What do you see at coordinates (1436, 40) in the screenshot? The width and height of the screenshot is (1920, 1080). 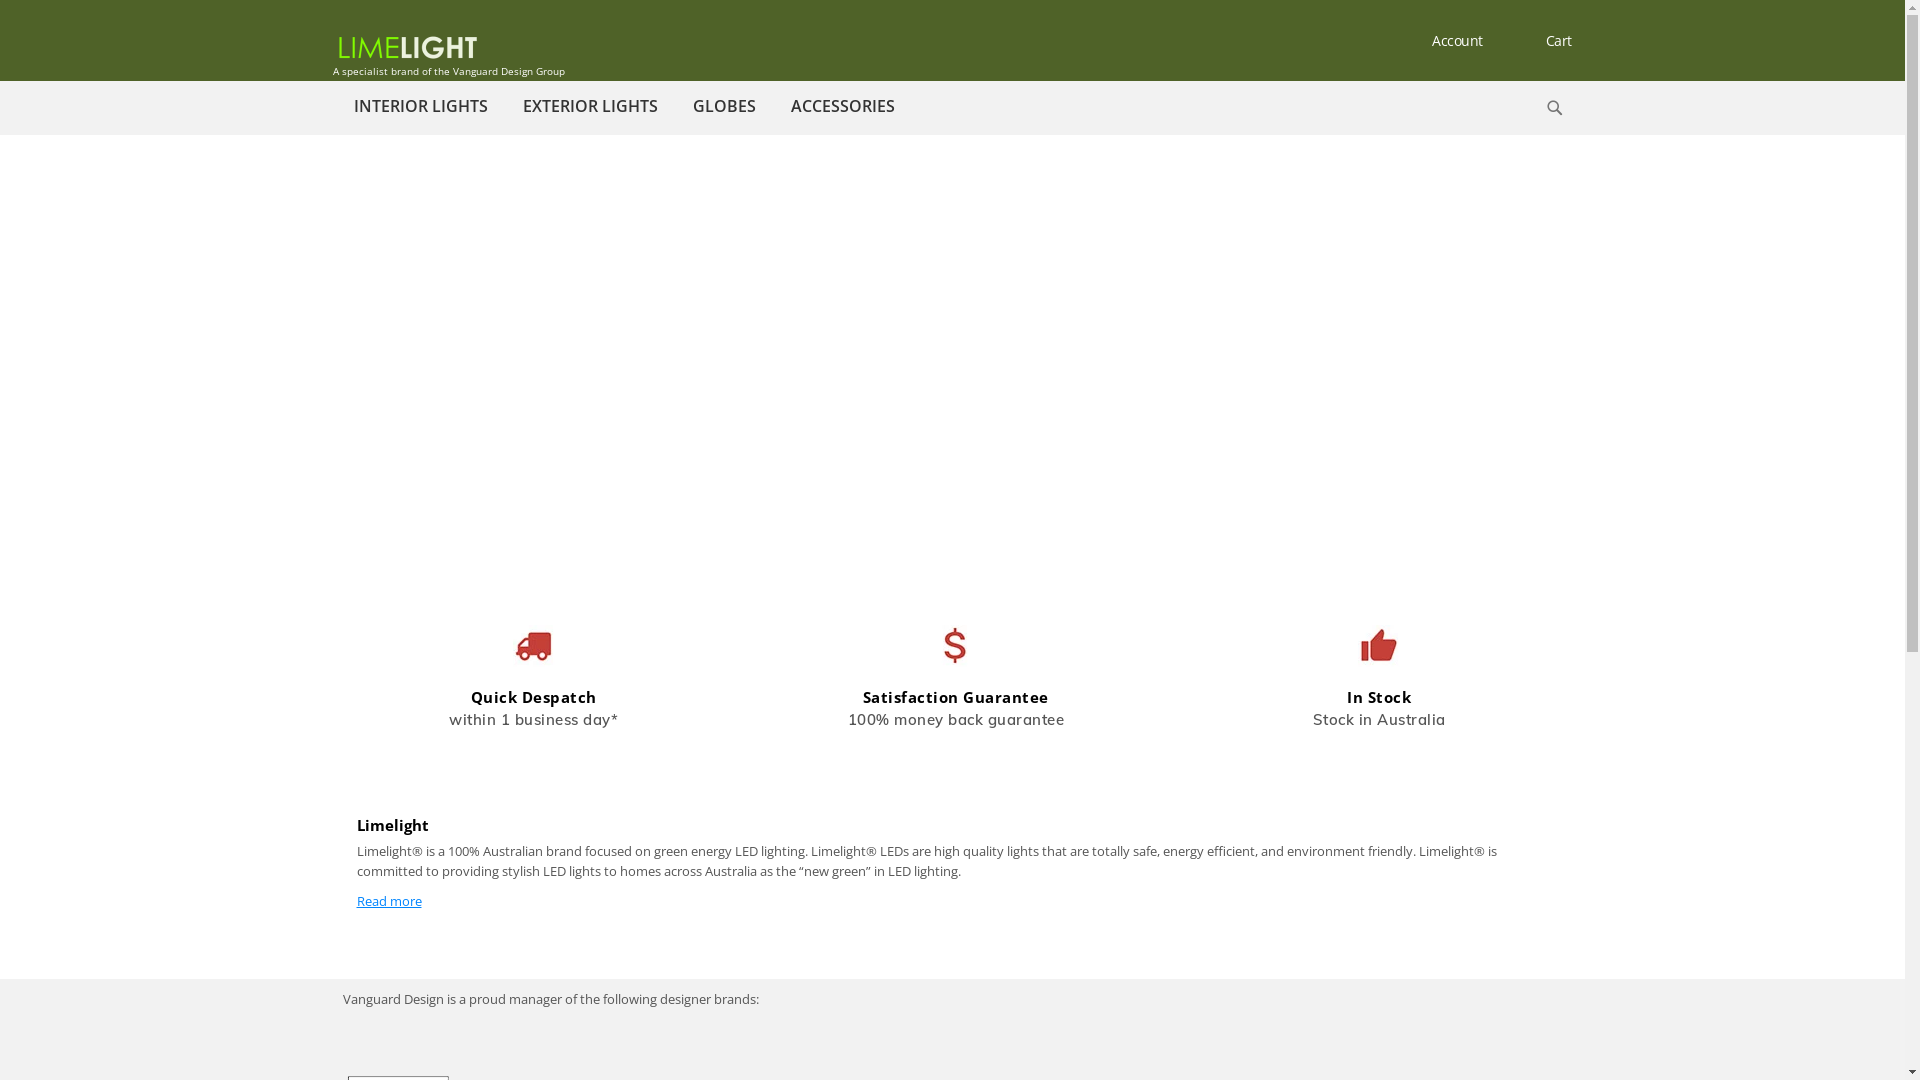 I see `'Account'` at bounding box center [1436, 40].